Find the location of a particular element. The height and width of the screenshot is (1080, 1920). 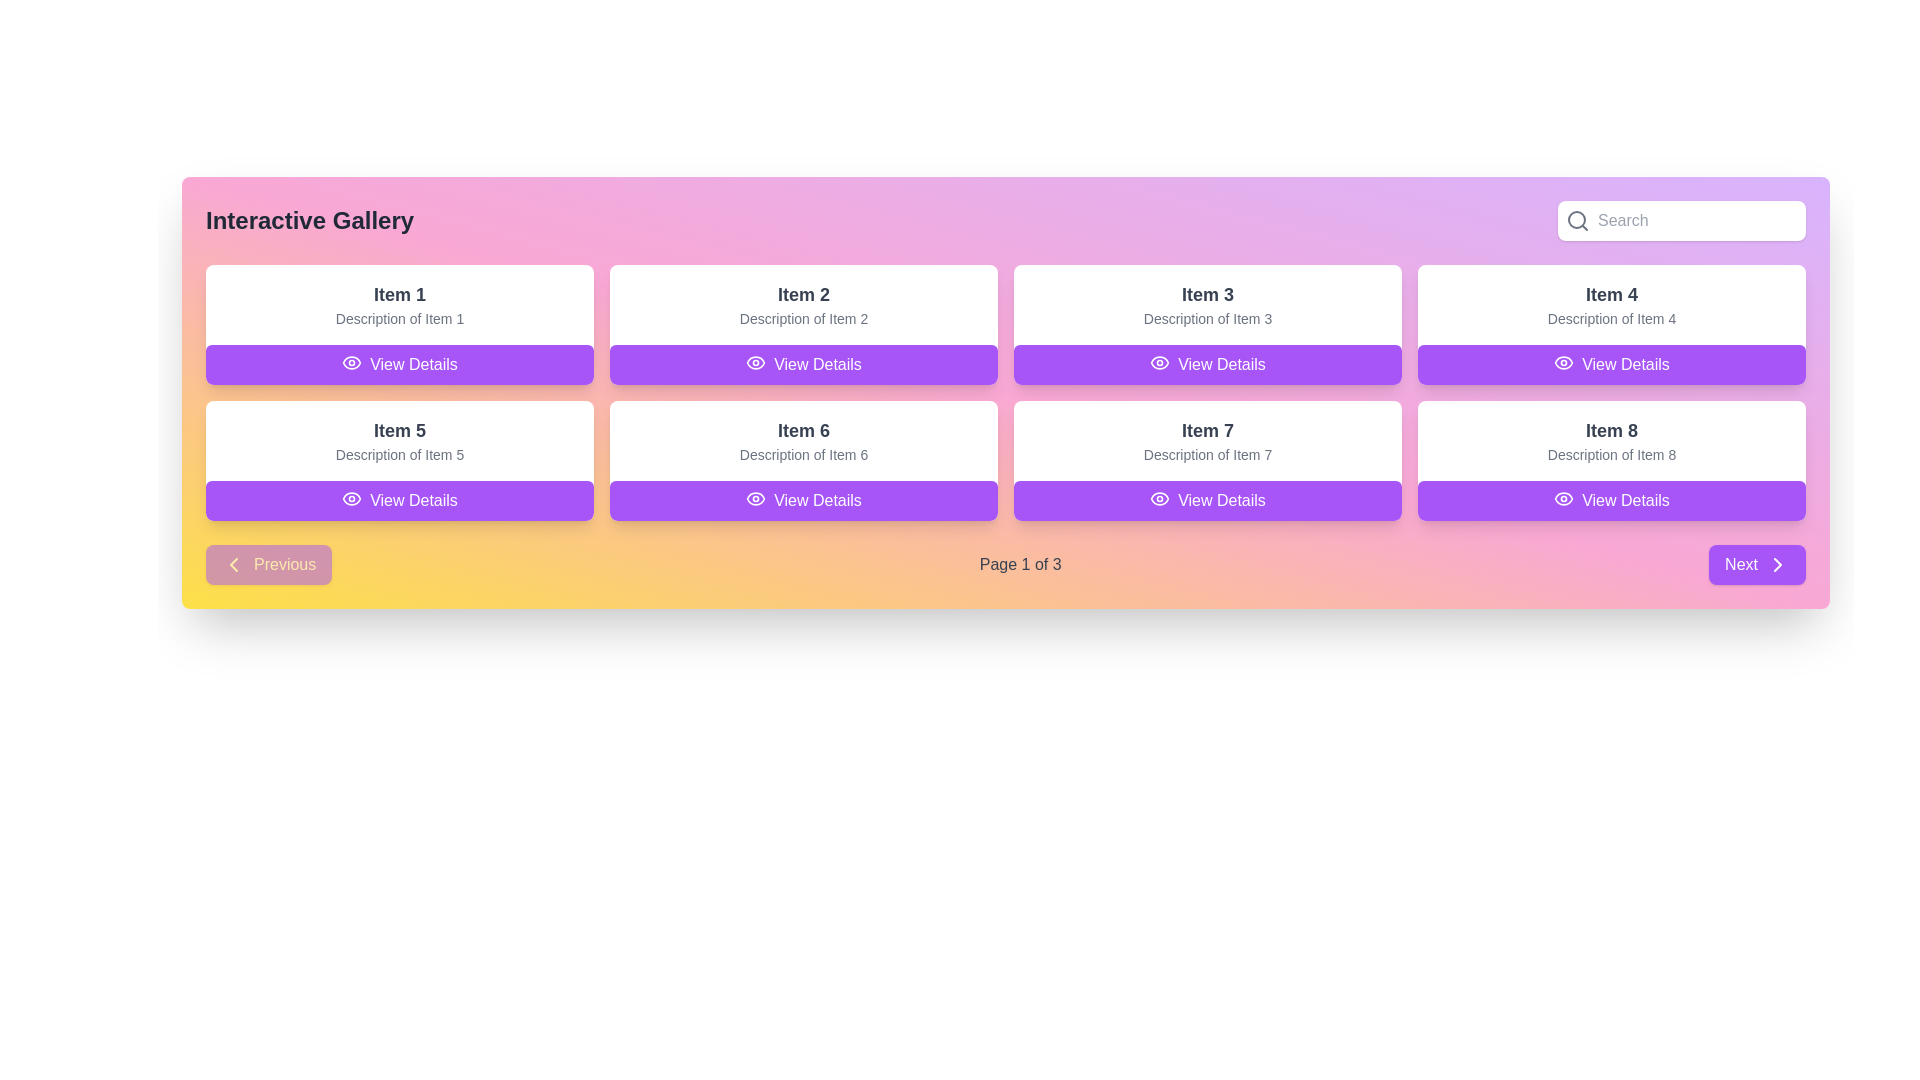

the Text Label providing additional information about 'Item 6', located in the second row, second column of the grid layout is located at coordinates (804, 455).